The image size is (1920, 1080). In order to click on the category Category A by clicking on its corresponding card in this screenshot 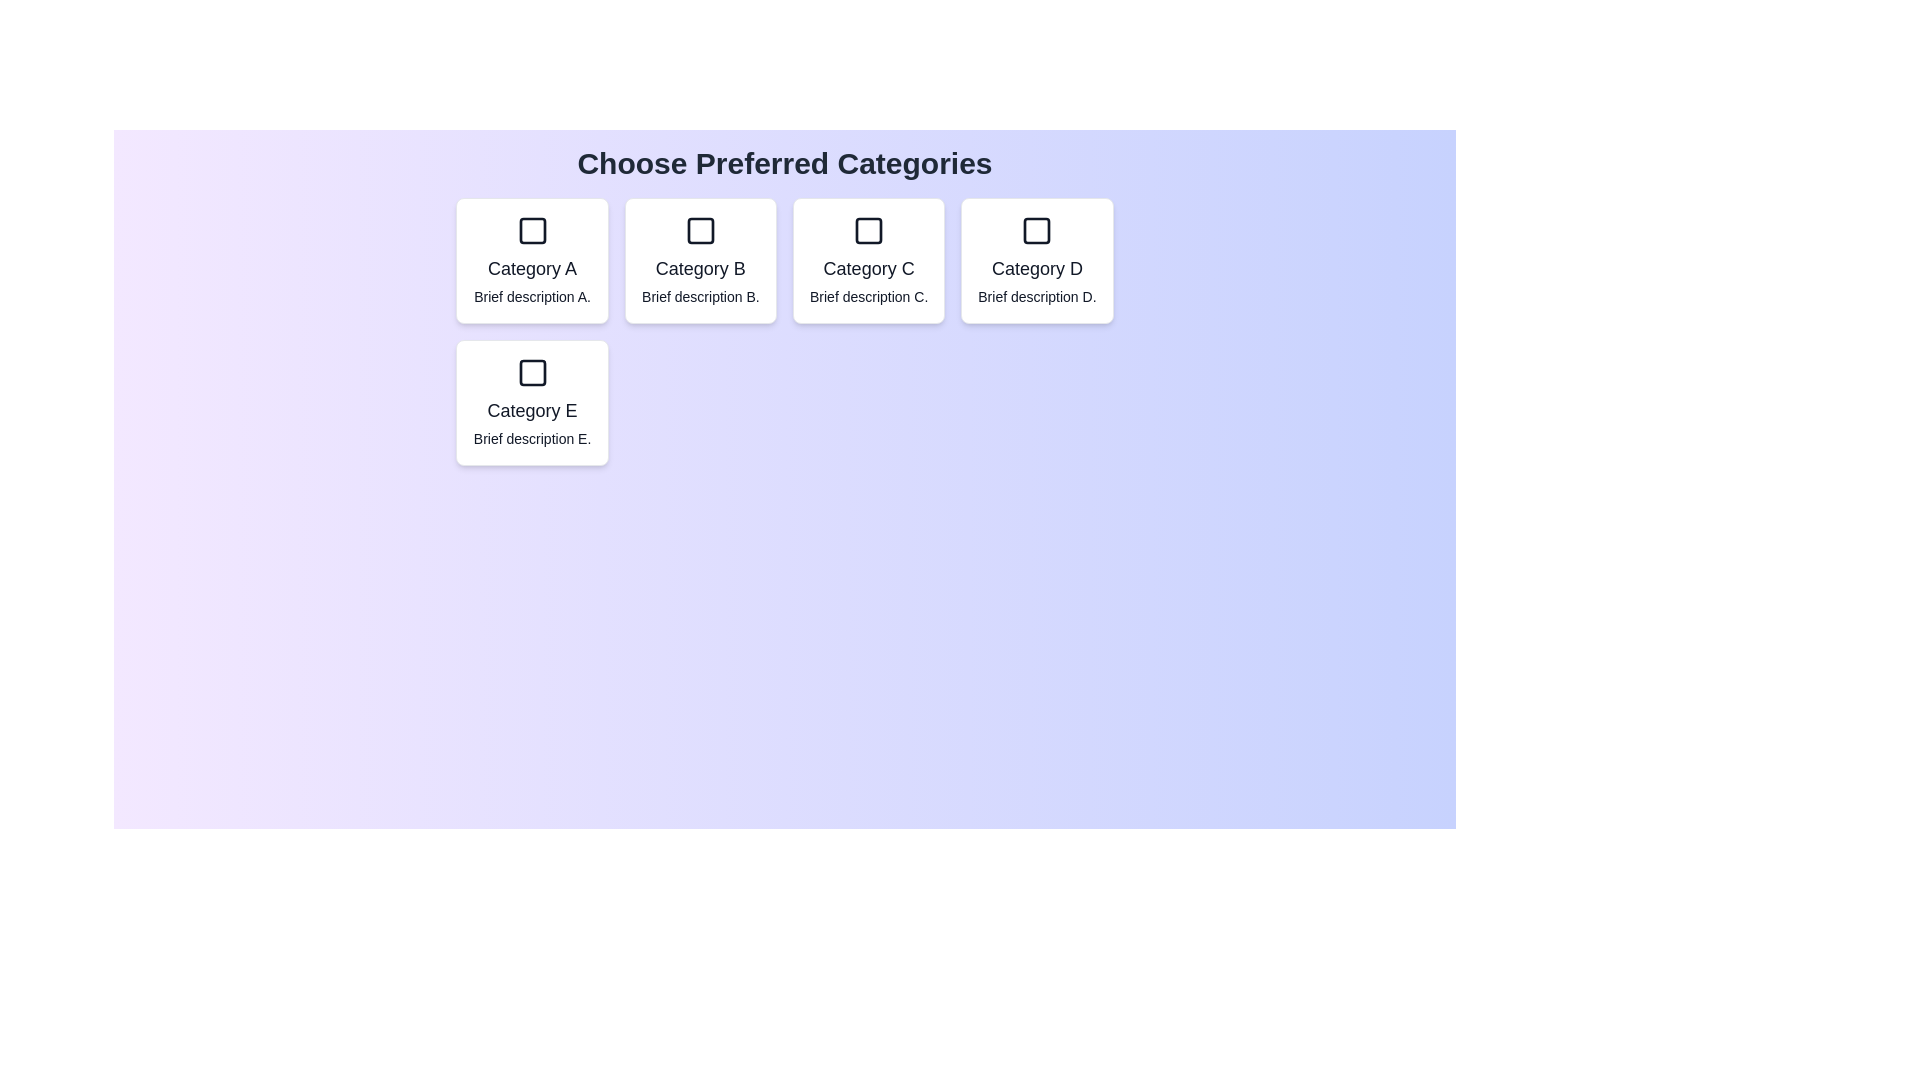, I will do `click(532, 260)`.